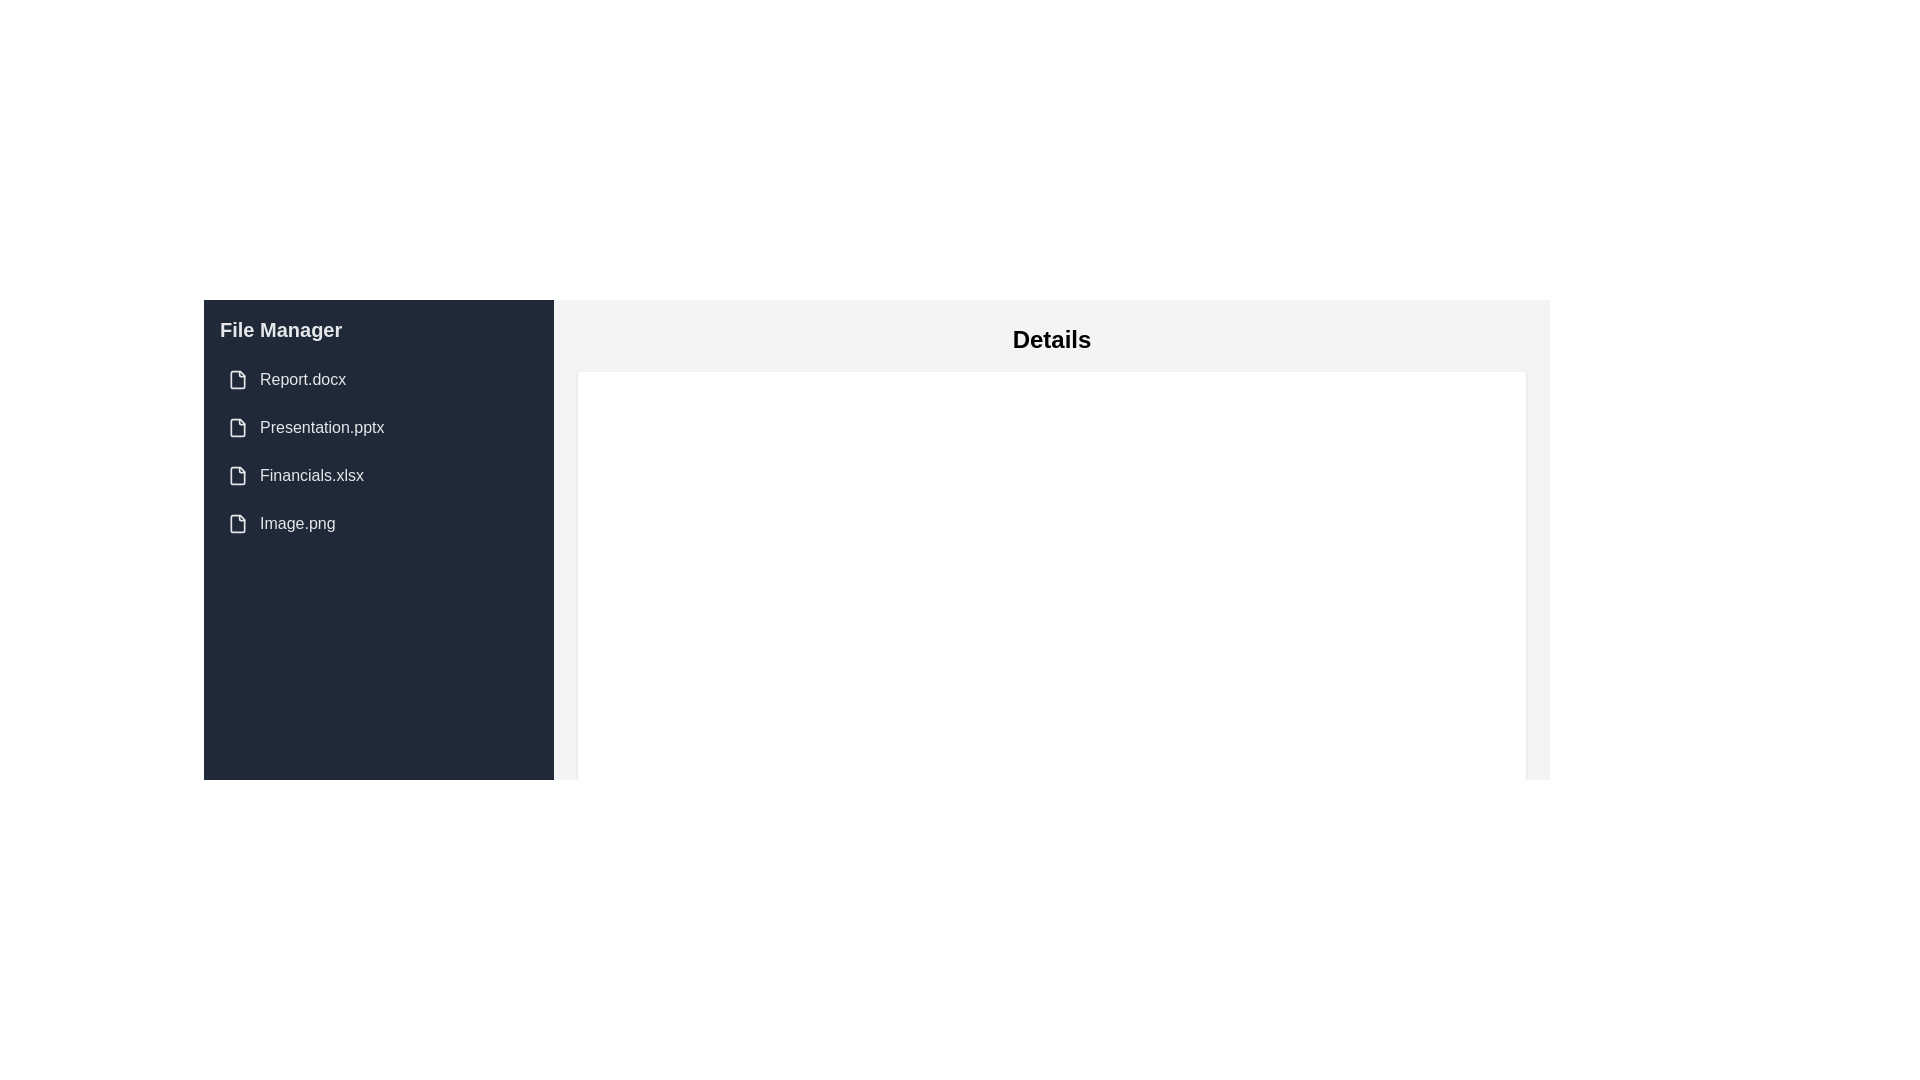 The height and width of the screenshot is (1080, 1920). Describe the element at coordinates (238, 523) in the screenshot. I see `the file document icon located in the 'File Manager' sidebar, adjacent to the text 'Image.png'` at that location.